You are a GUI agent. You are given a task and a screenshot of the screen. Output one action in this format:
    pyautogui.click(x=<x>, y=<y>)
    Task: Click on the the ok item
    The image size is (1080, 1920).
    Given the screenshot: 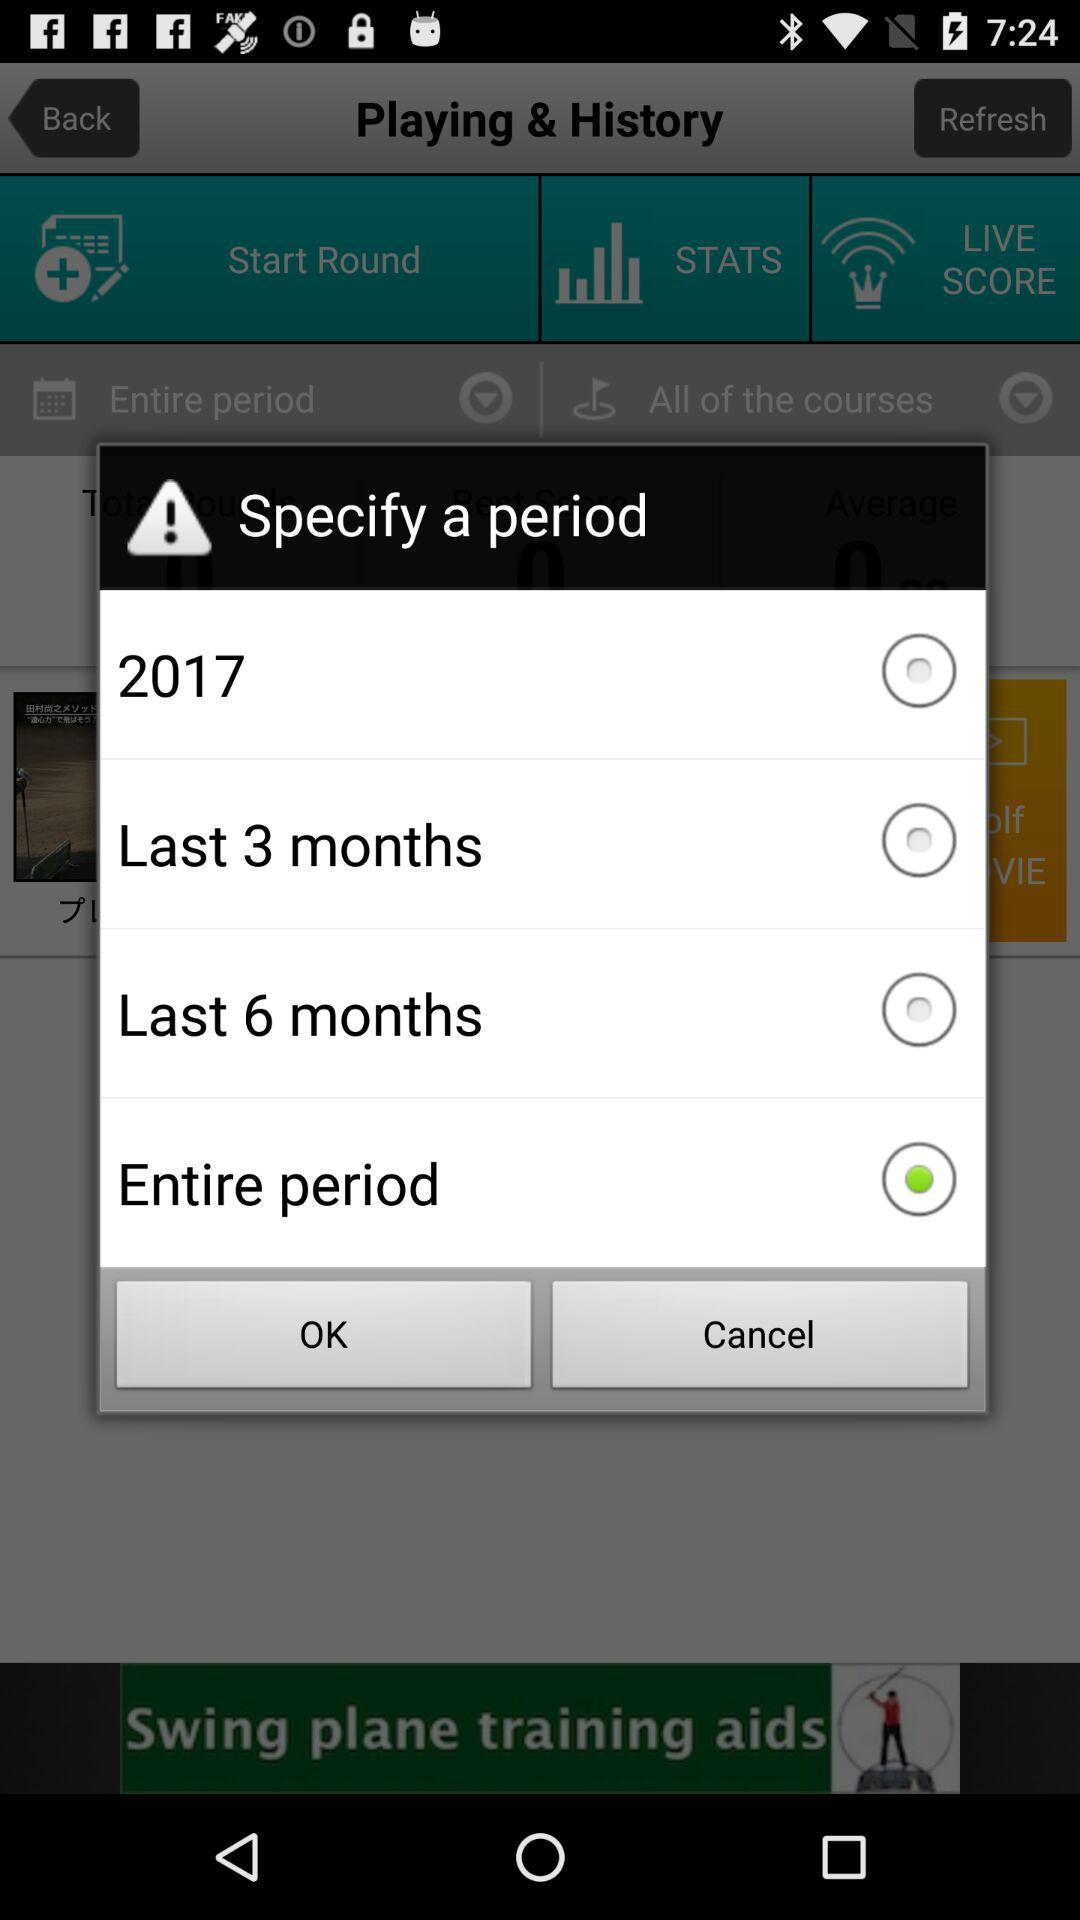 What is the action you would take?
    pyautogui.click(x=323, y=1340)
    